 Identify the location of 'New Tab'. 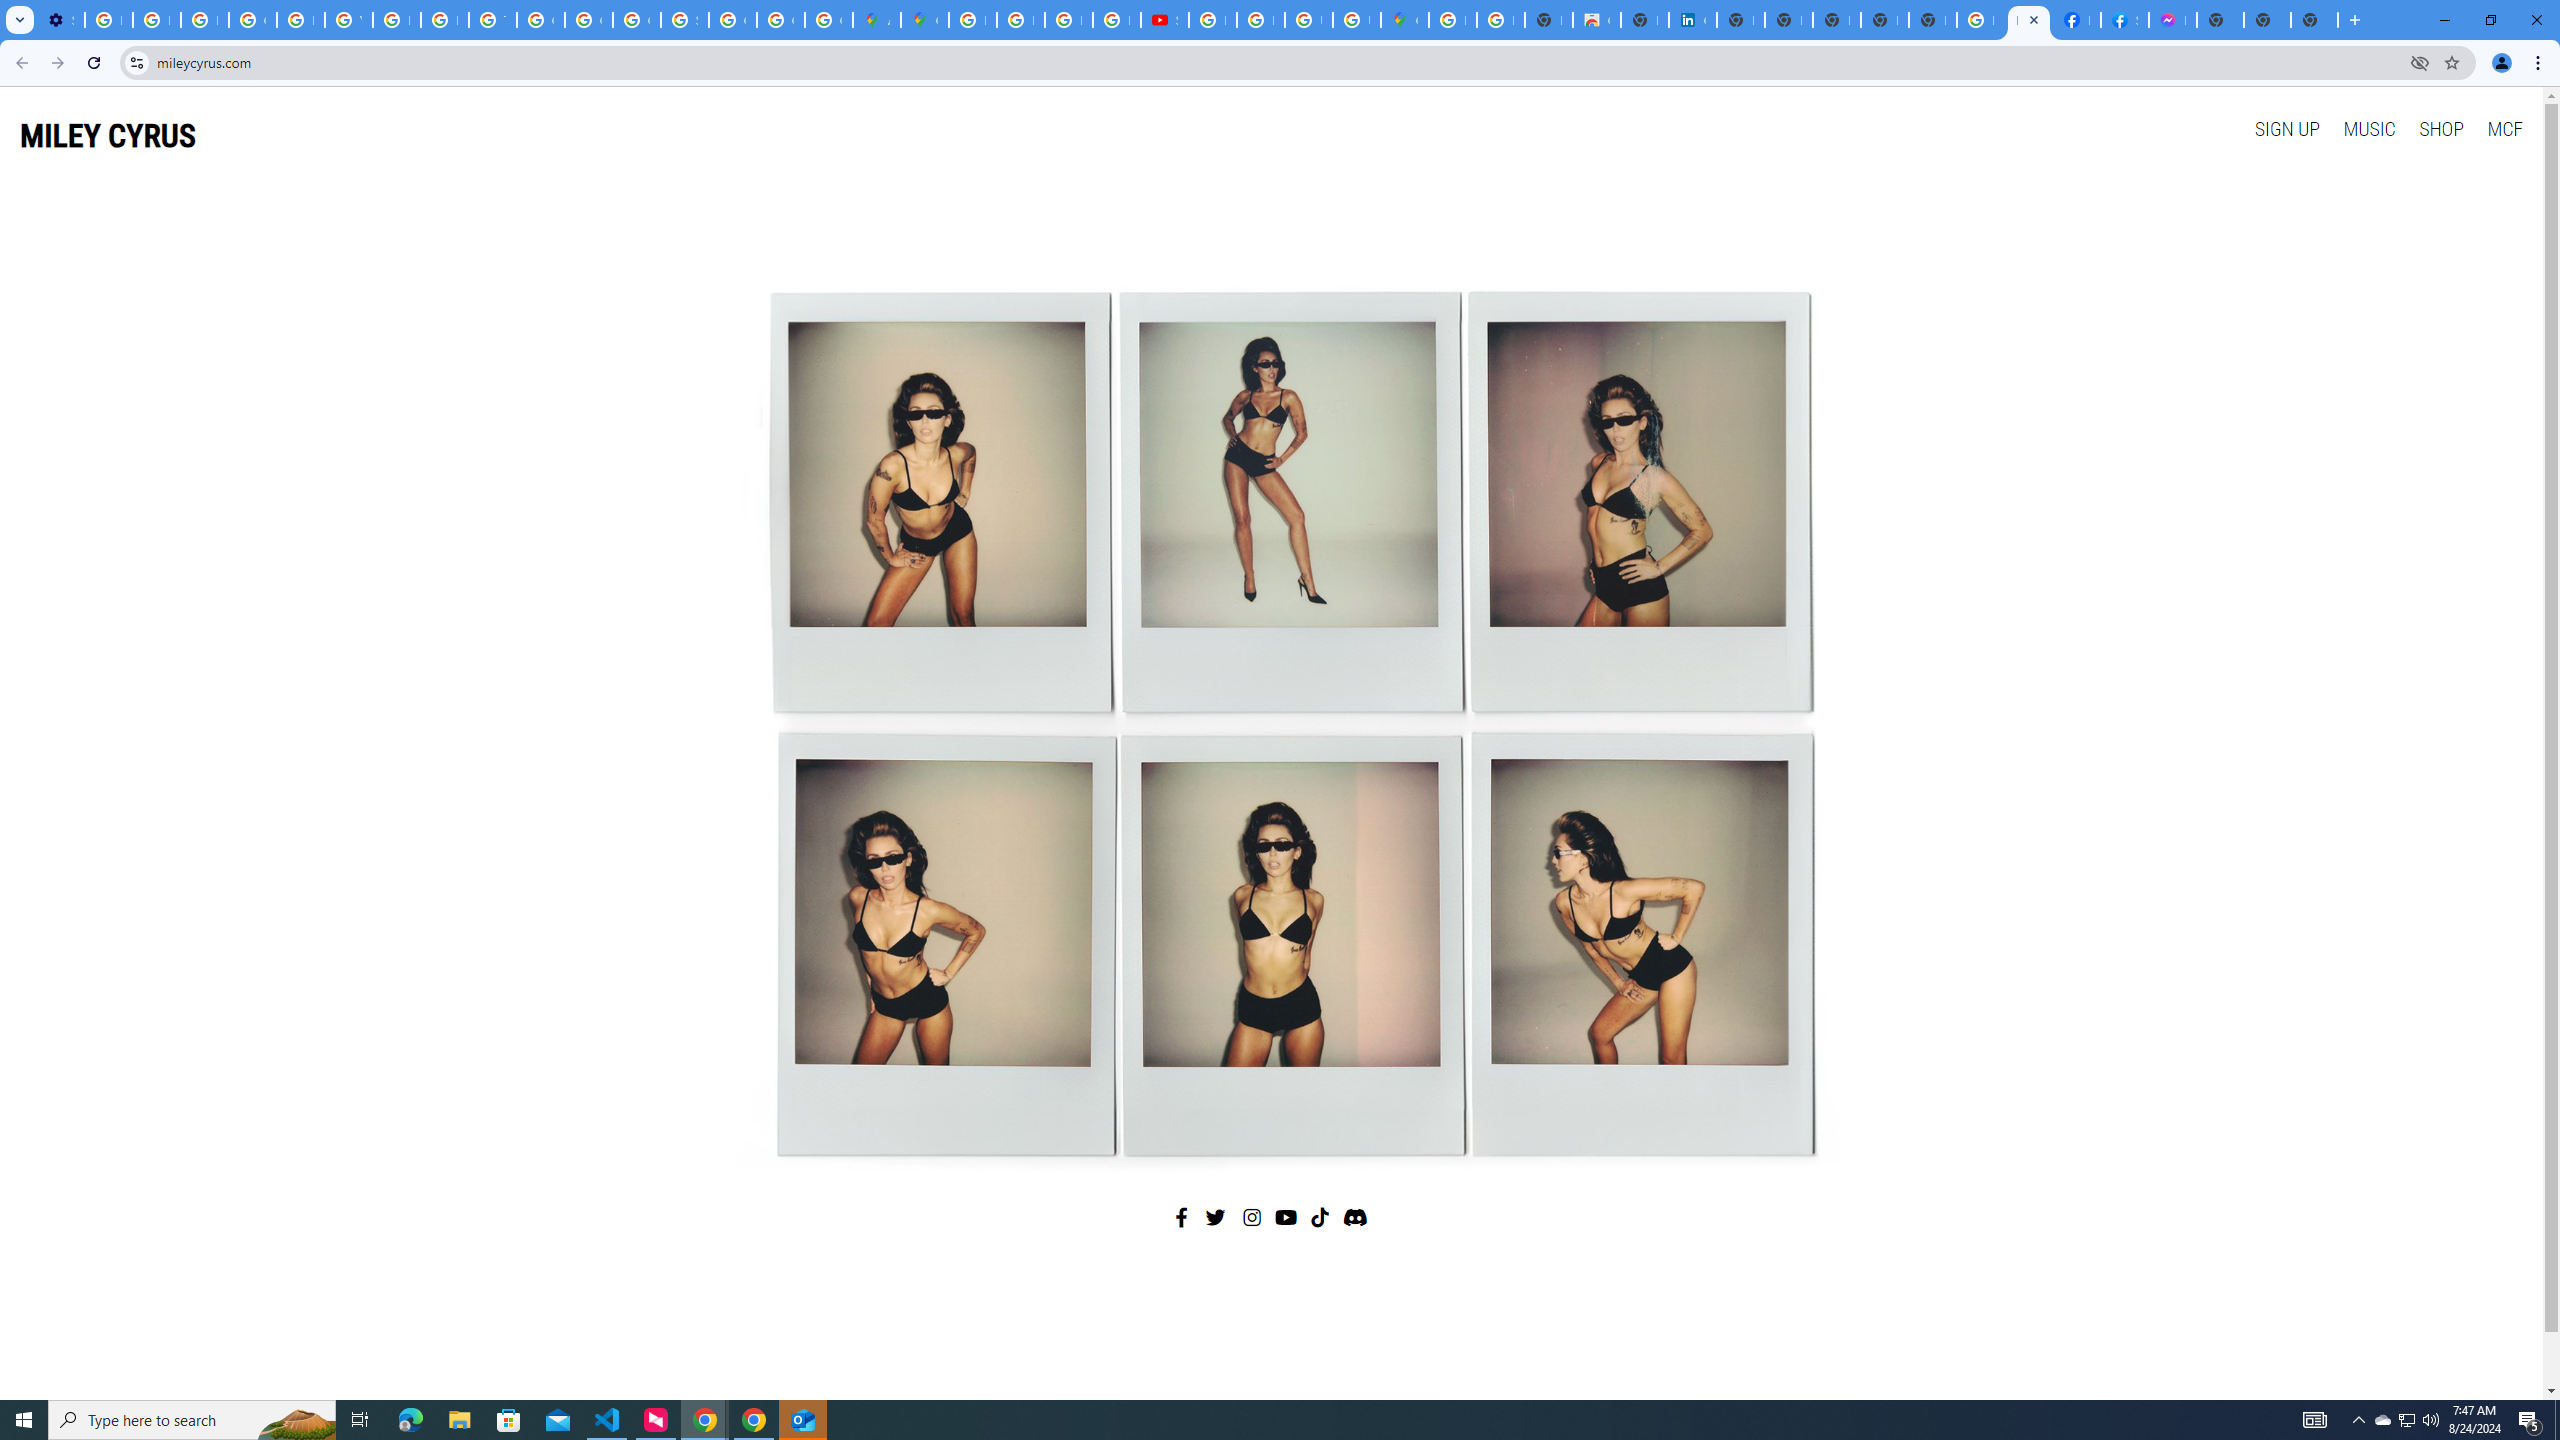
(2314, 19).